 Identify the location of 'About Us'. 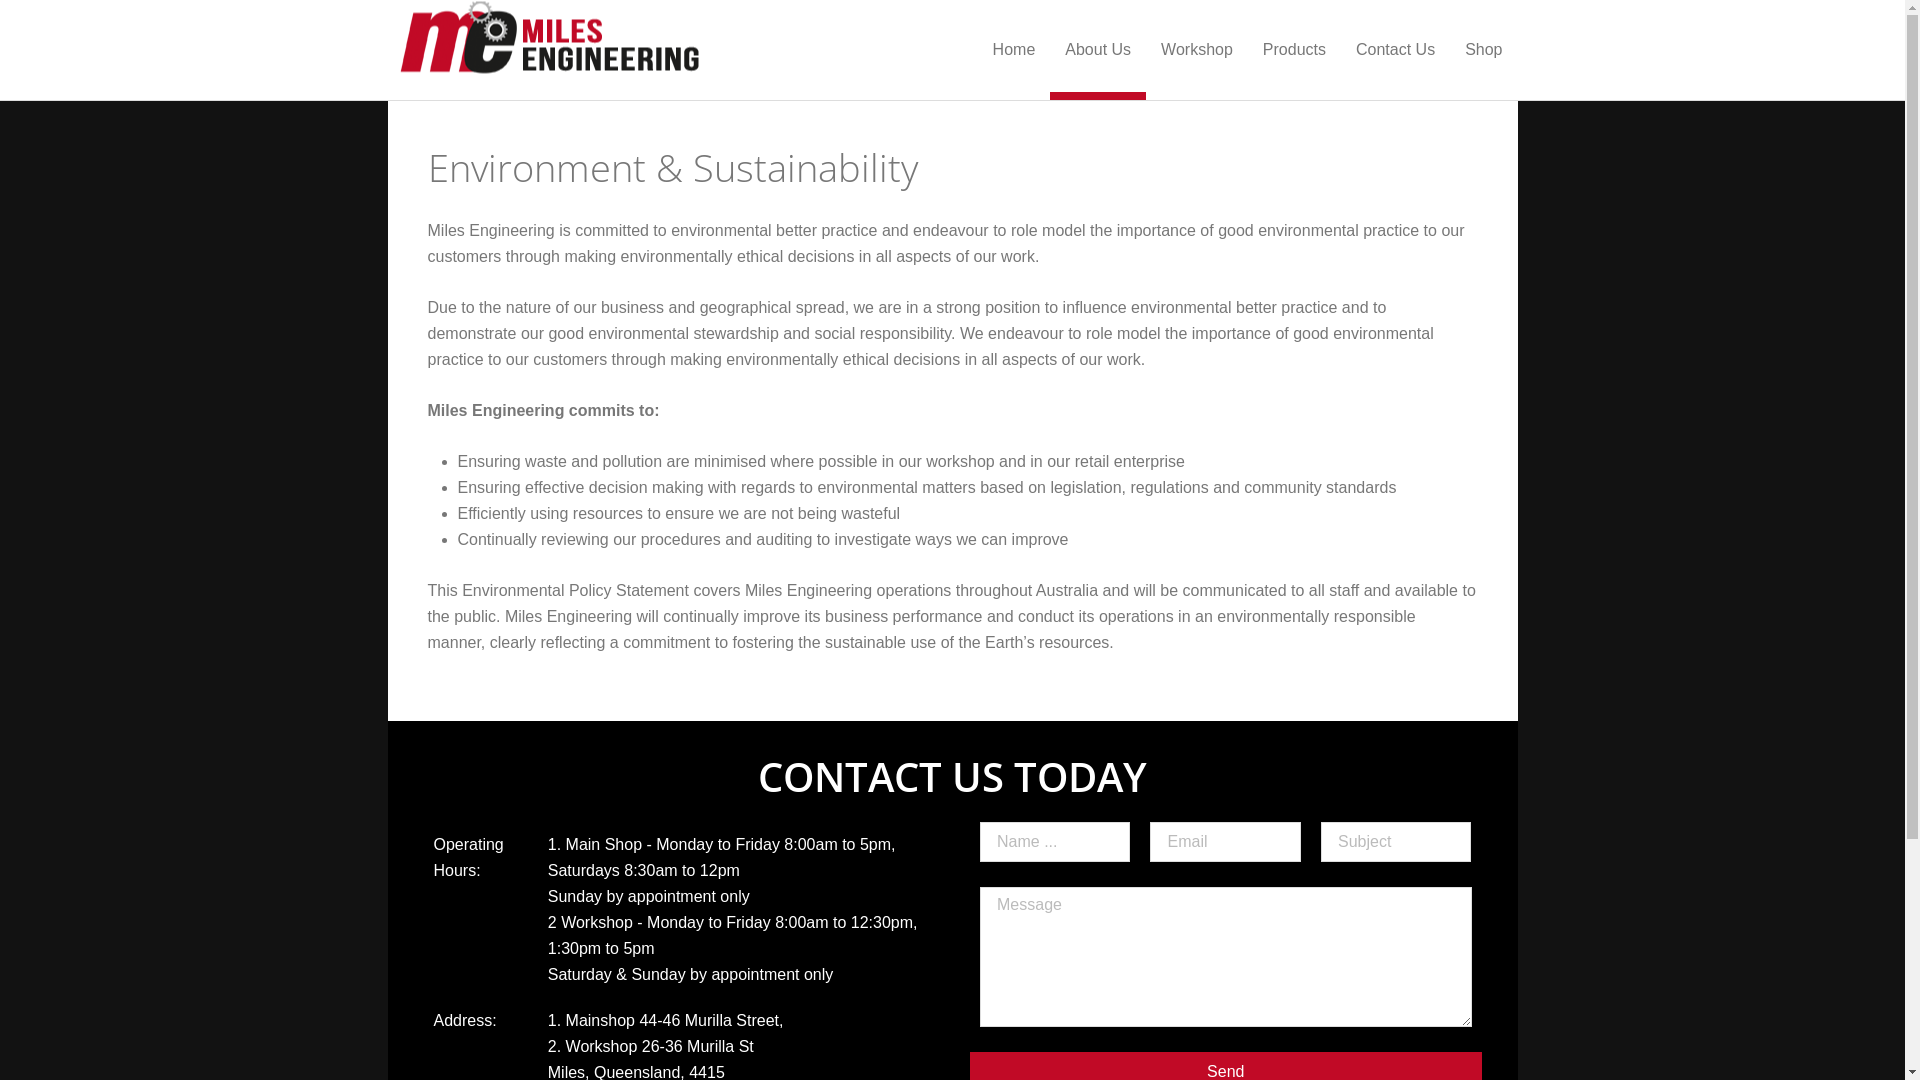
(1097, 49).